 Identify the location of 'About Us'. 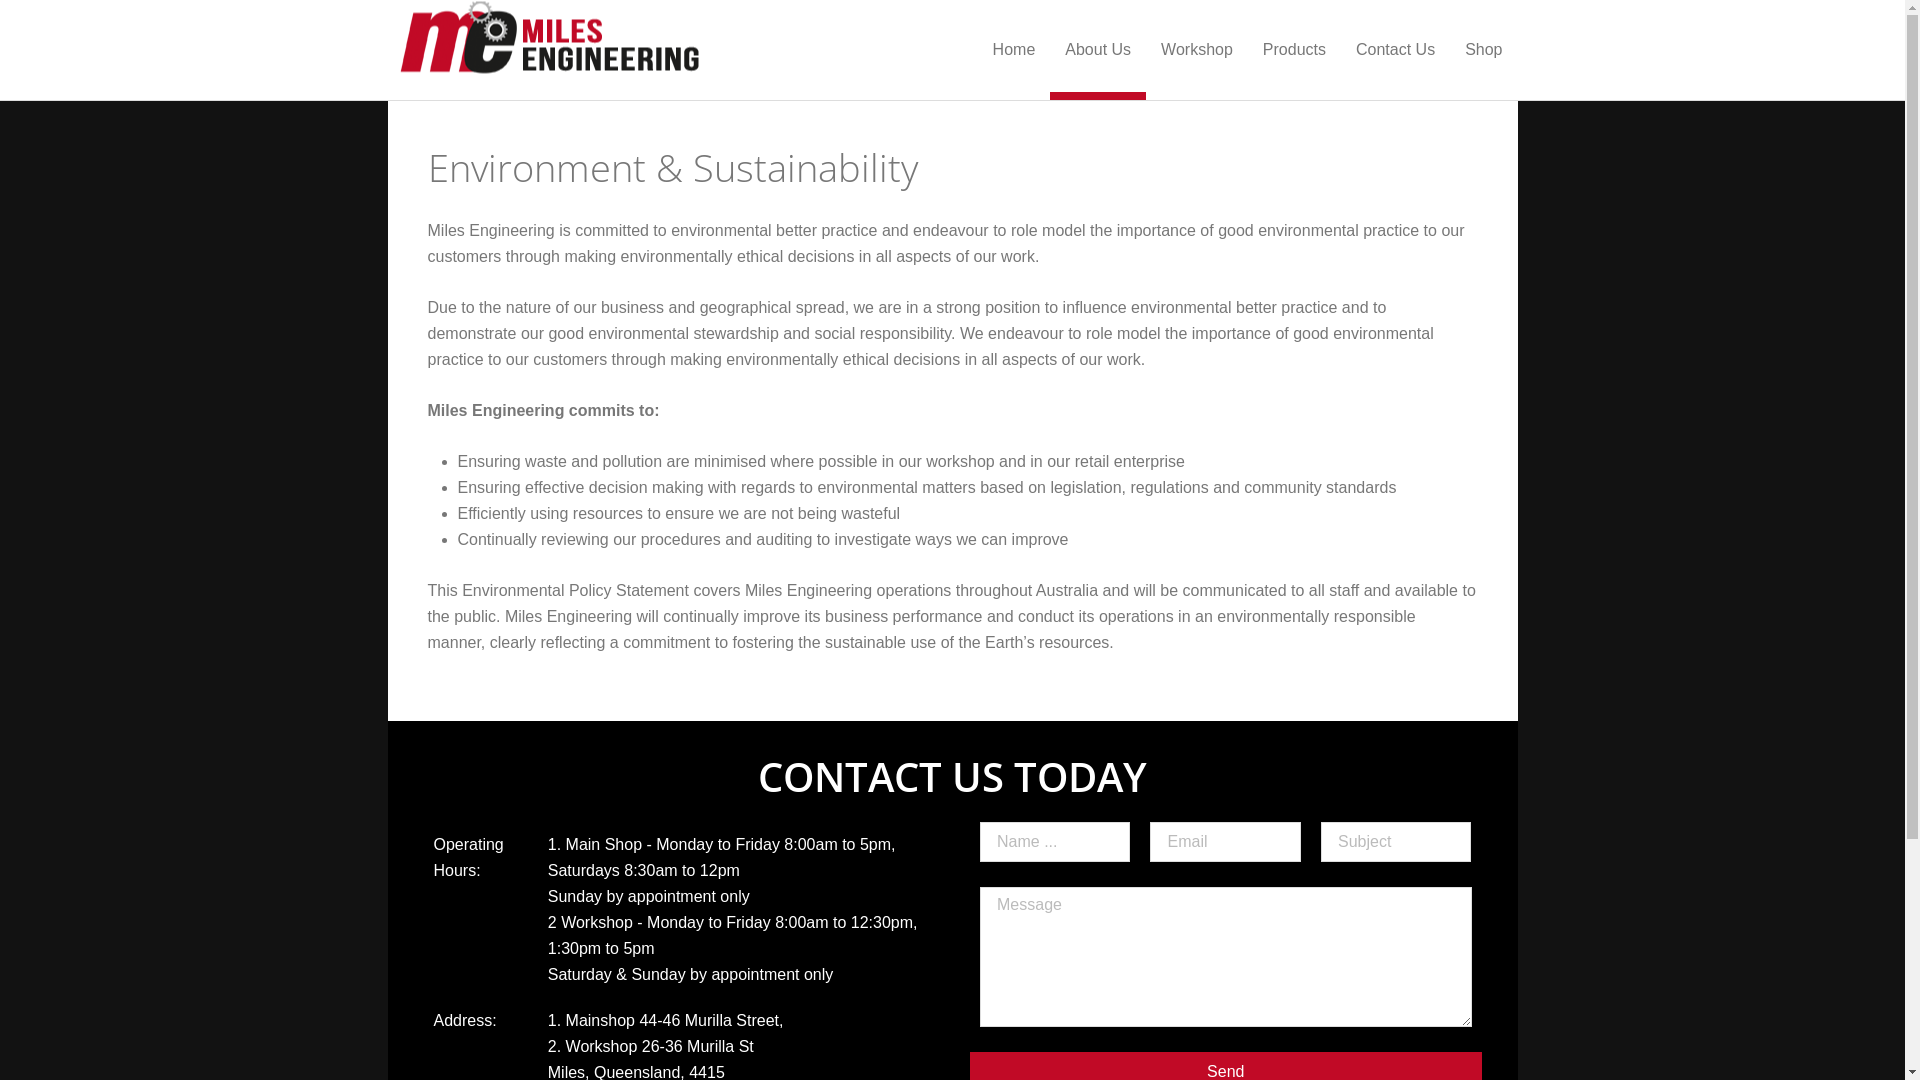
(1097, 49).